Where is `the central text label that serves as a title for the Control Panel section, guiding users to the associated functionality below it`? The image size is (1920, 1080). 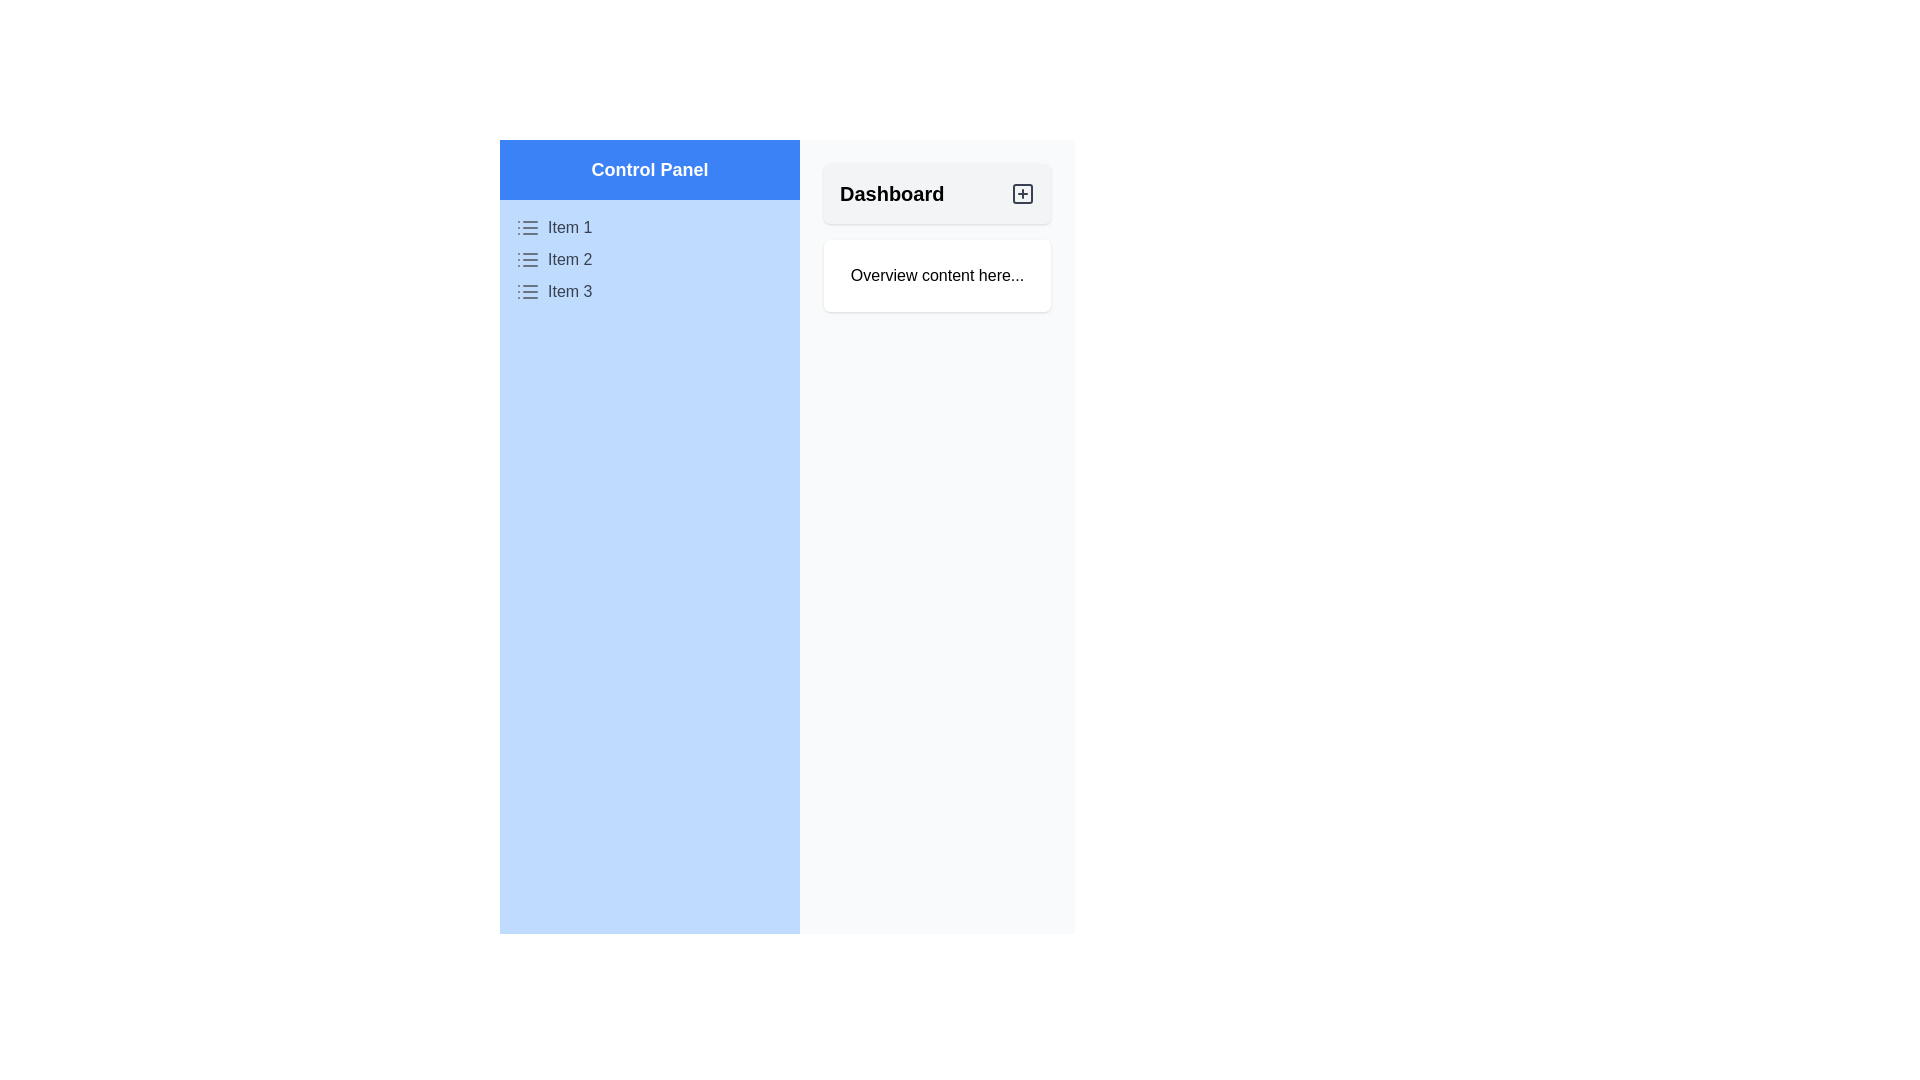 the central text label that serves as a title for the Control Panel section, guiding users to the associated functionality below it is located at coordinates (649, 168).